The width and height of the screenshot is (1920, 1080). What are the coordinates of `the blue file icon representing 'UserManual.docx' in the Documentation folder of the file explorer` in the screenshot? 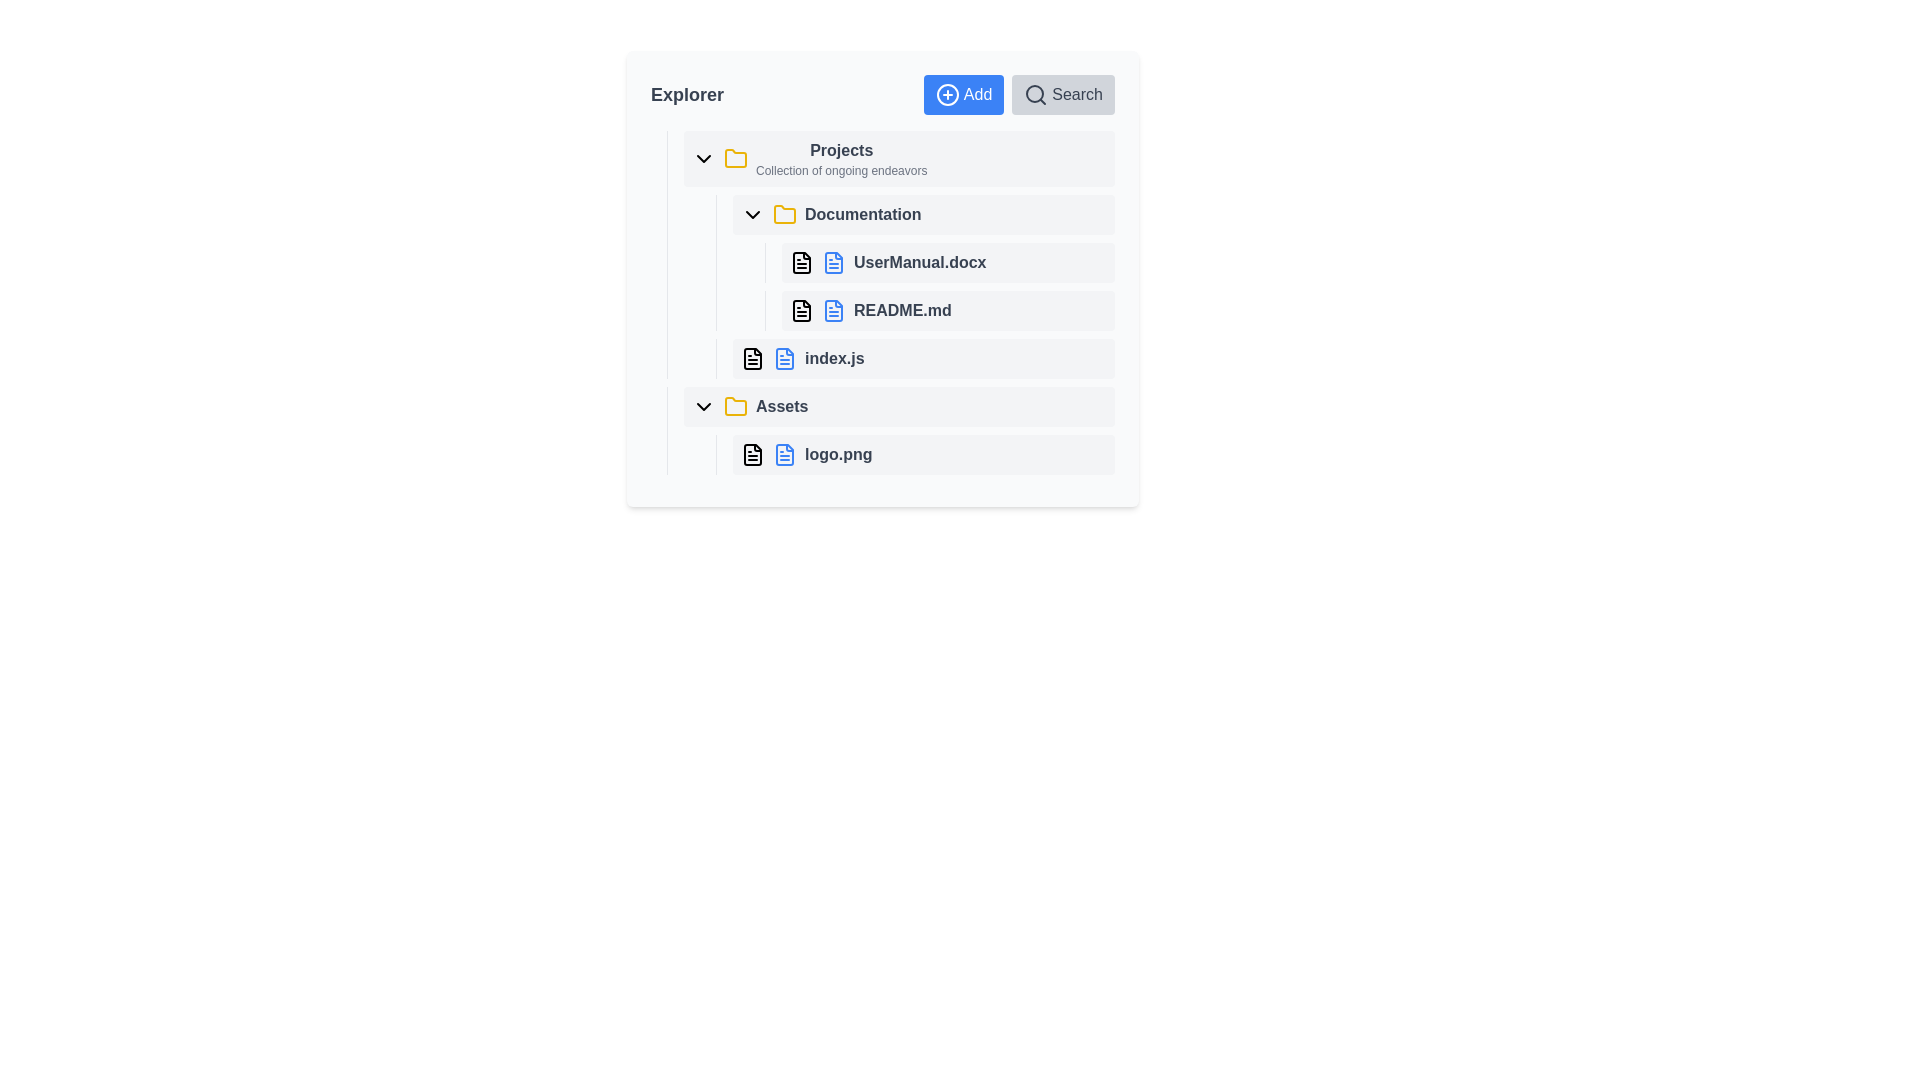 It's located at (834, 261).